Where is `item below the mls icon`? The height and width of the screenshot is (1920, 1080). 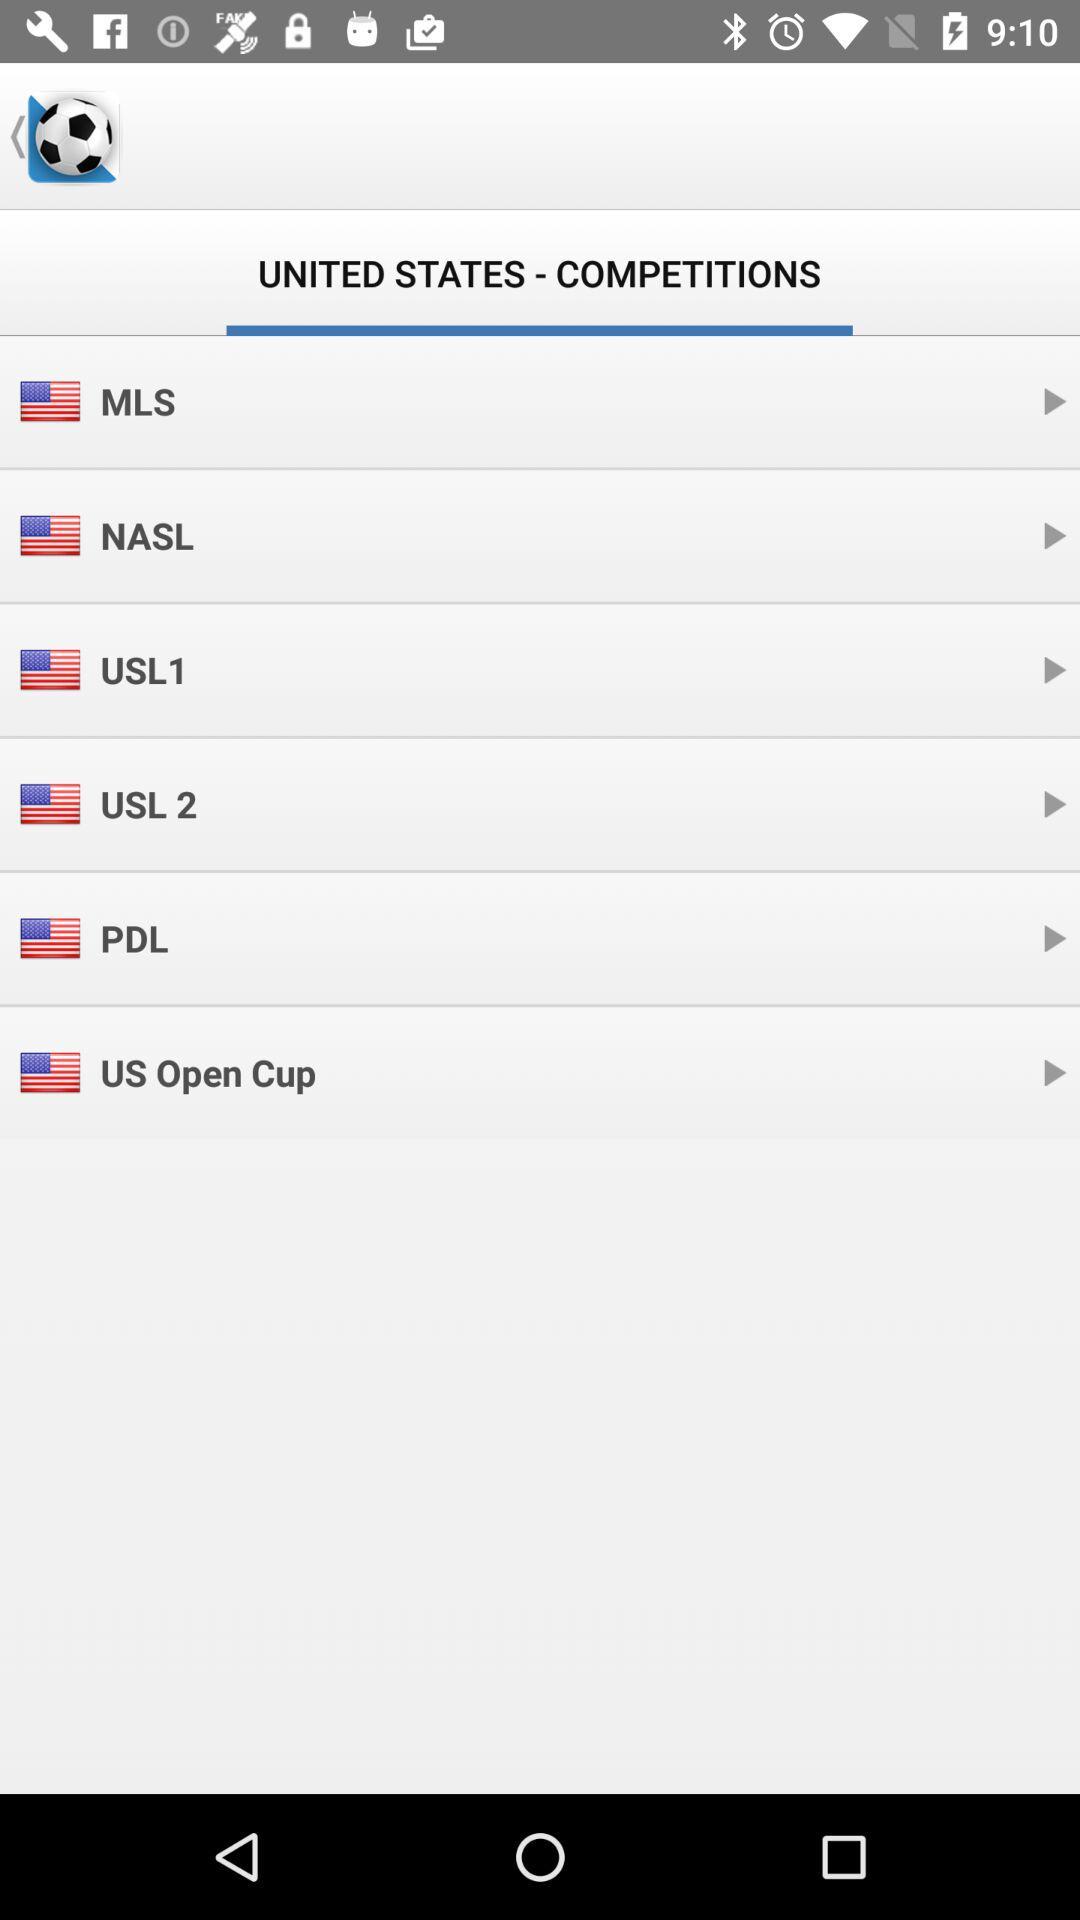
item below the mls icon is located at coordinates (146, 535).